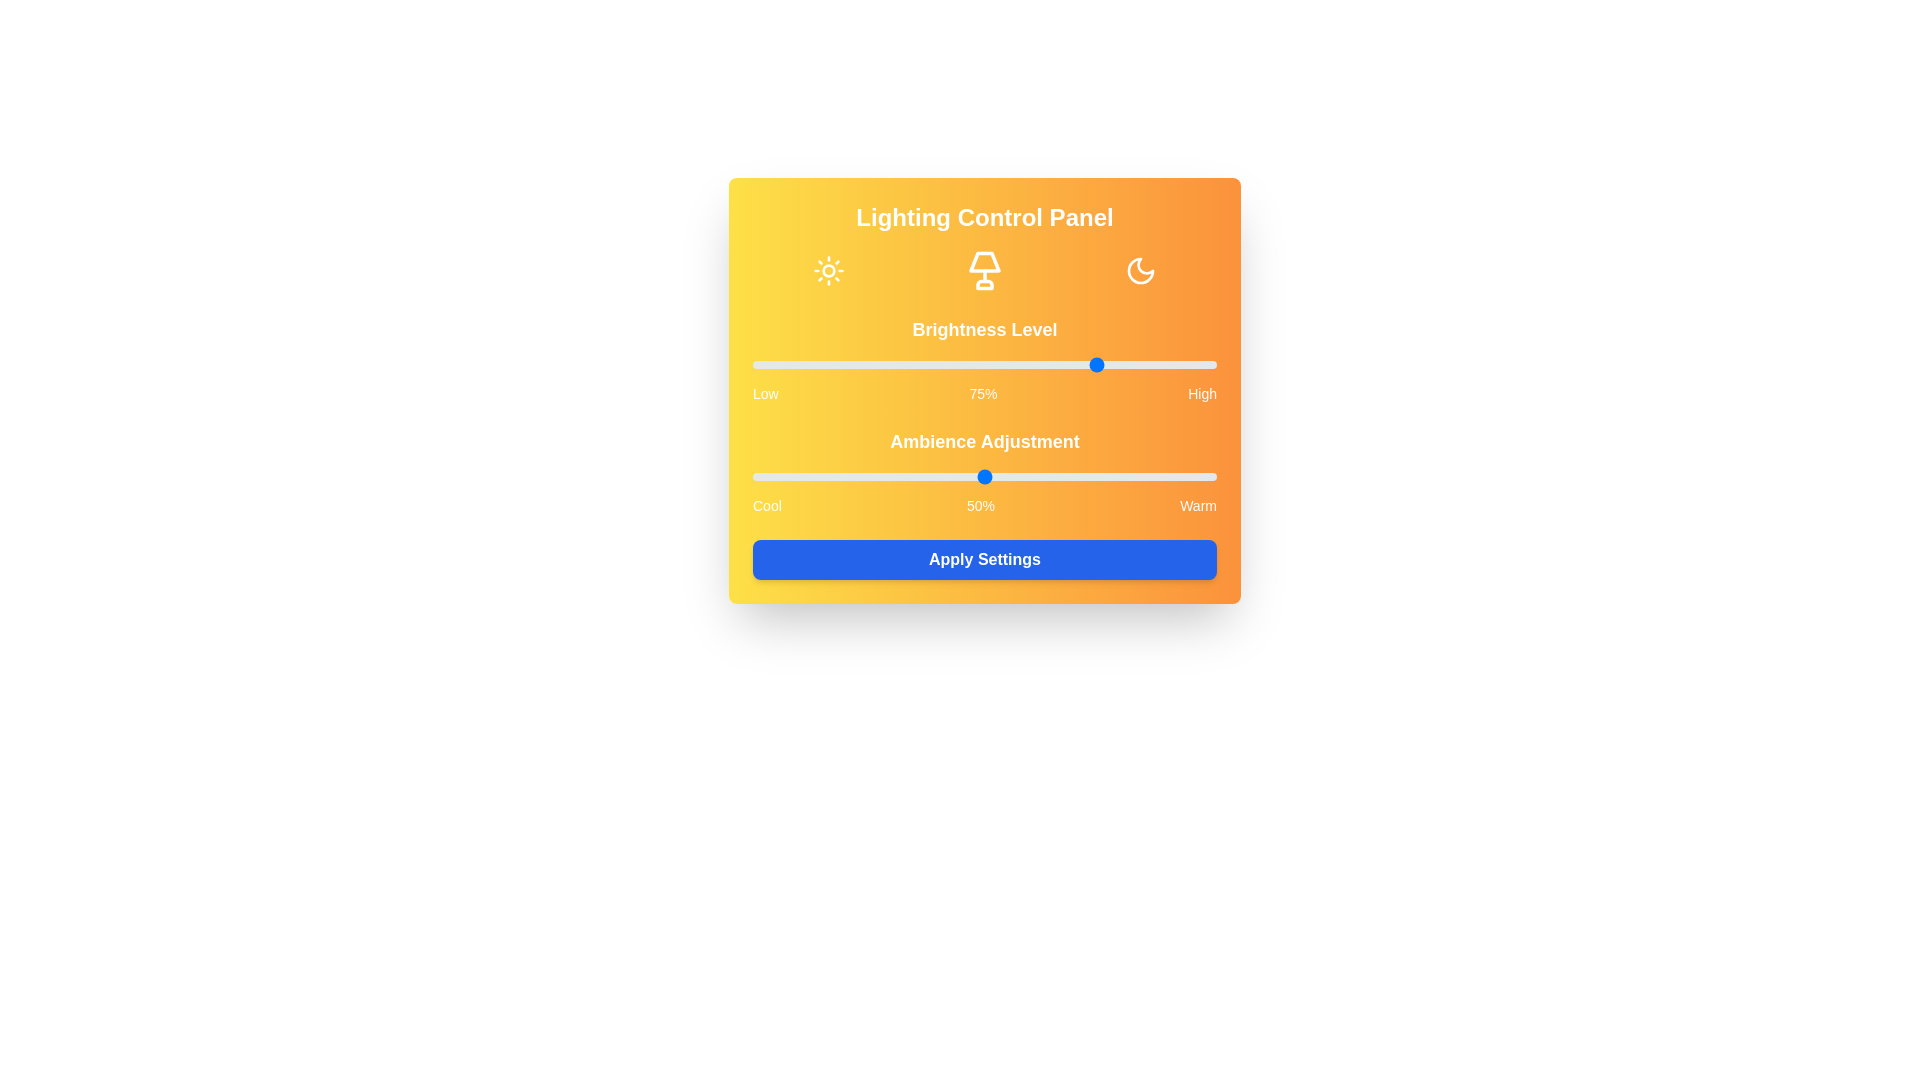  What do you see at coordinates (828, 270) in the screenshot?
I see `the Sun icon to interact with it` at bounding box center [828, 270].